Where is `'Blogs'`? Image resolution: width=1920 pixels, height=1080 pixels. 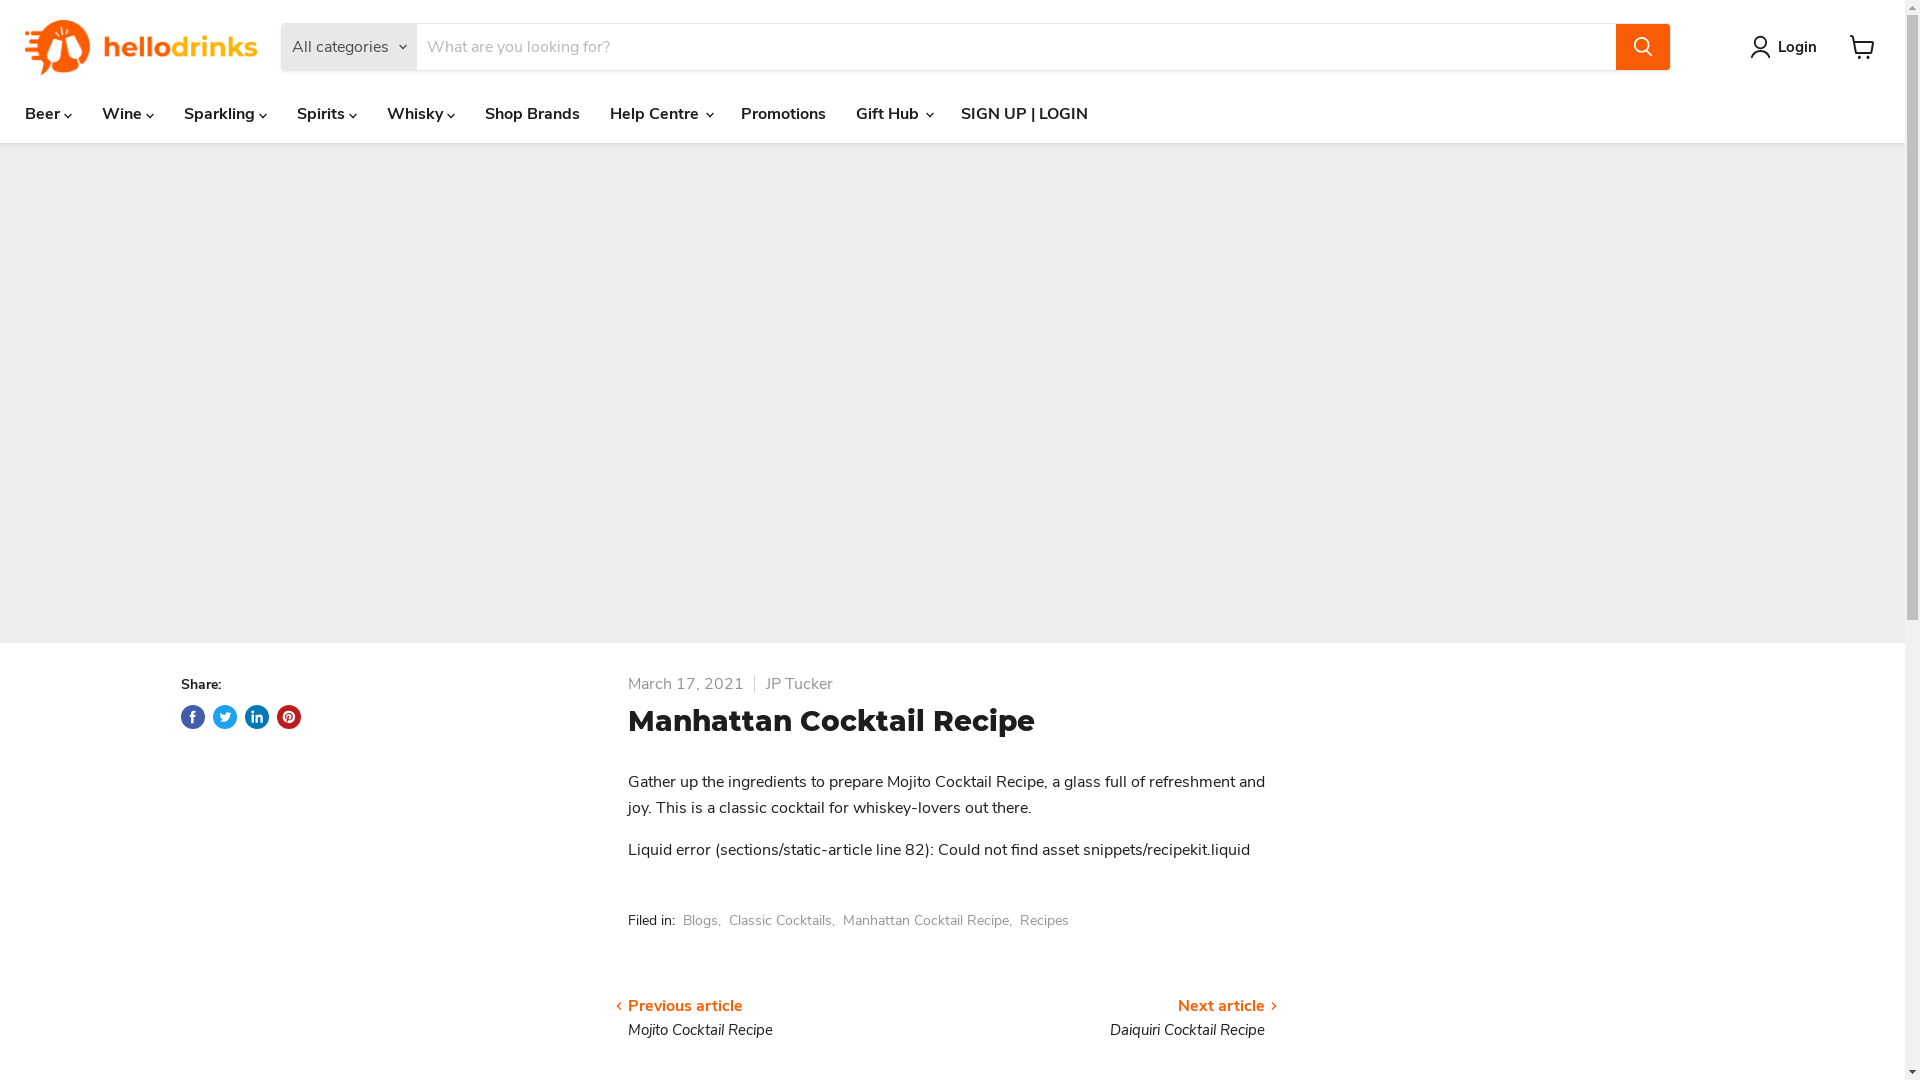 'Blogs' is located at coordinates (681, 920).